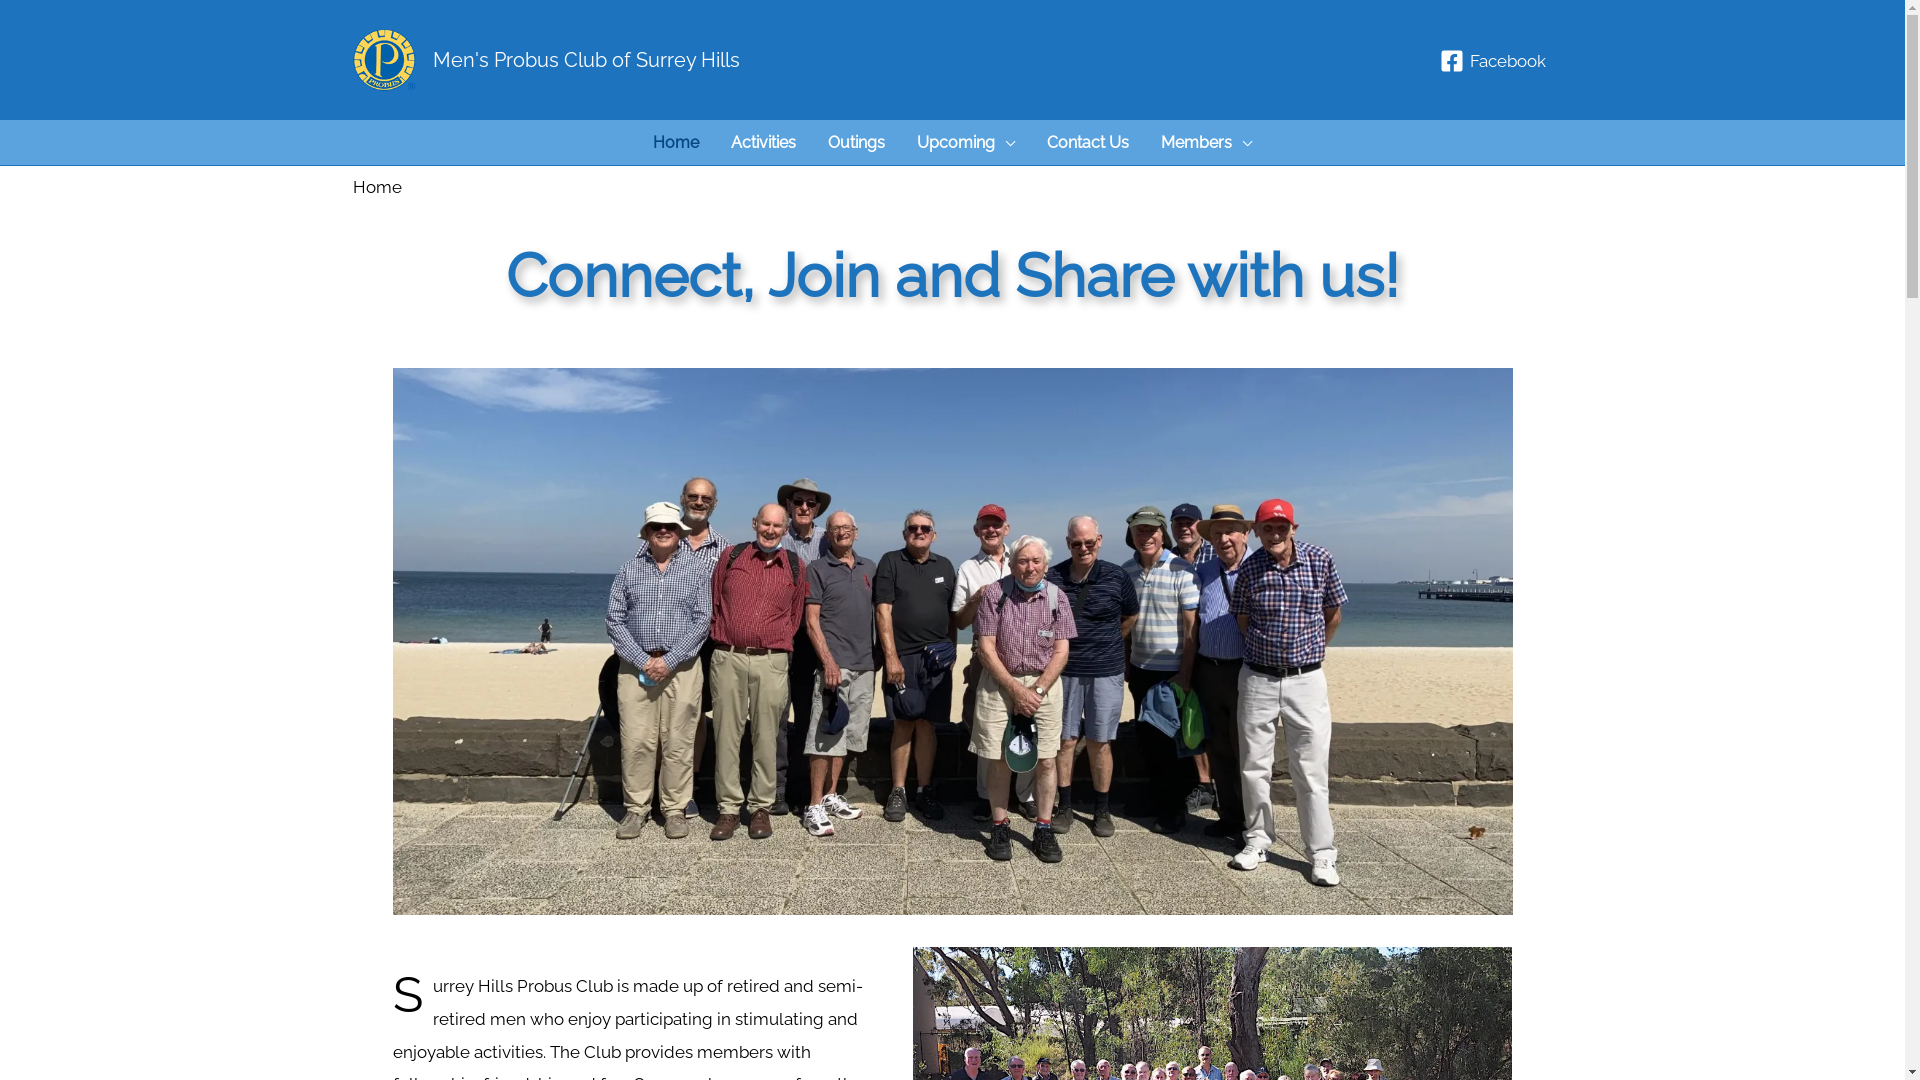 The height and width of the screenshot is (1080, 1920). Describe the element at coordinates (715, 141) in the screenshot. I see `'Activities'` at that location.